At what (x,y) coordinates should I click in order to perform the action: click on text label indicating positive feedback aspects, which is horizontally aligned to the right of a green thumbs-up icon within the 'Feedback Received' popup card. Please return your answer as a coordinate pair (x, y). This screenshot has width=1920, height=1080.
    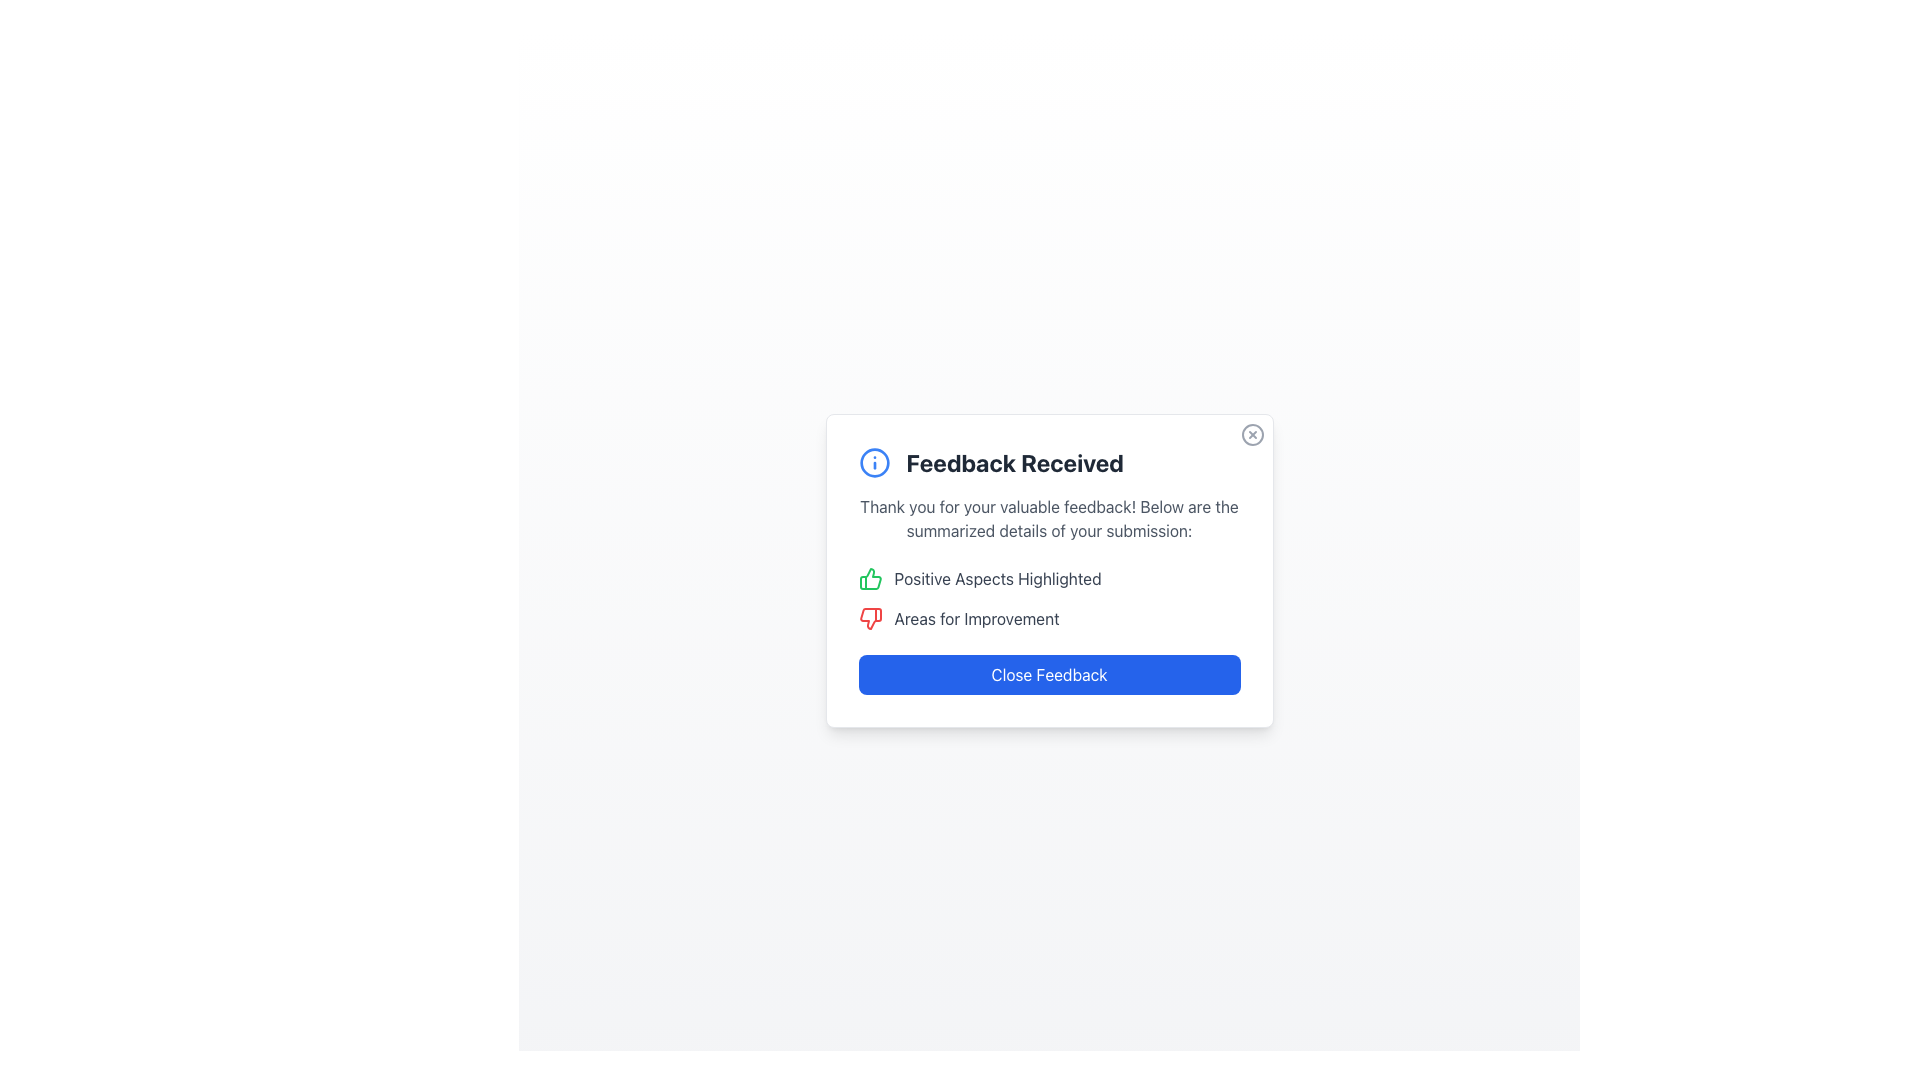
    Looking at the image, I should click on (998, 578).